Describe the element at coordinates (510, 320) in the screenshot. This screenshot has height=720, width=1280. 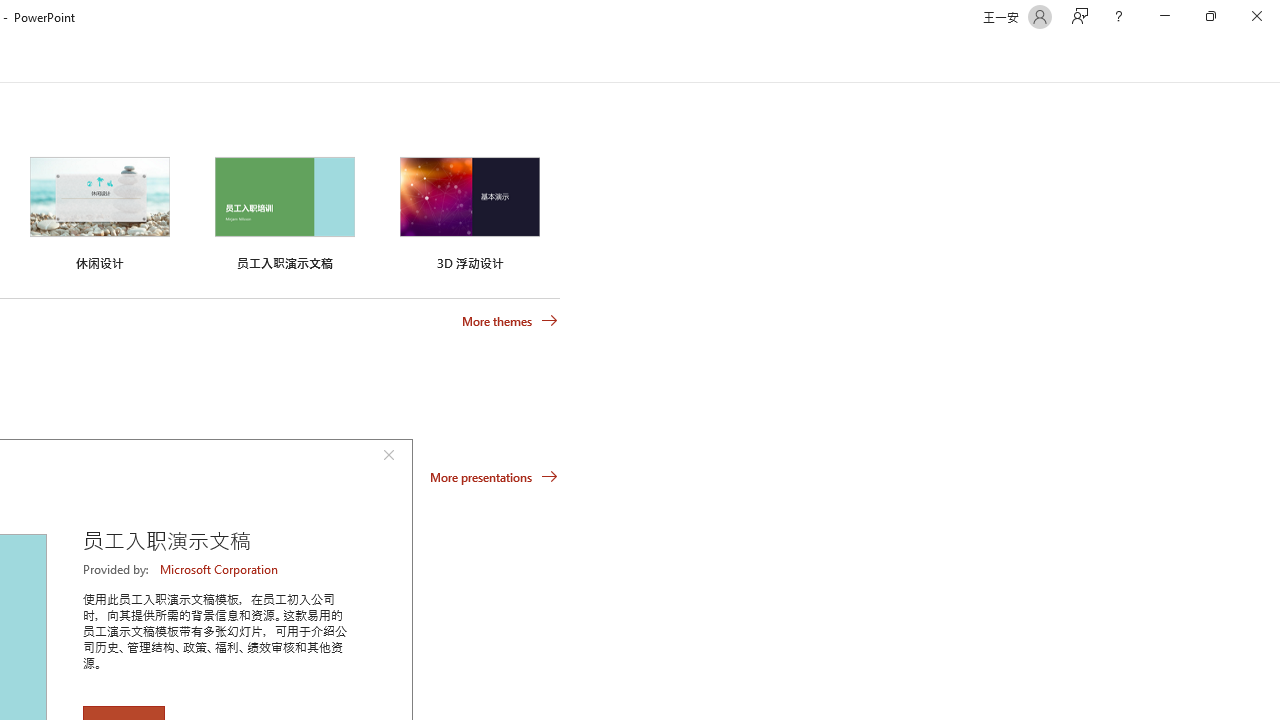
I see `'More themes'` at that location.